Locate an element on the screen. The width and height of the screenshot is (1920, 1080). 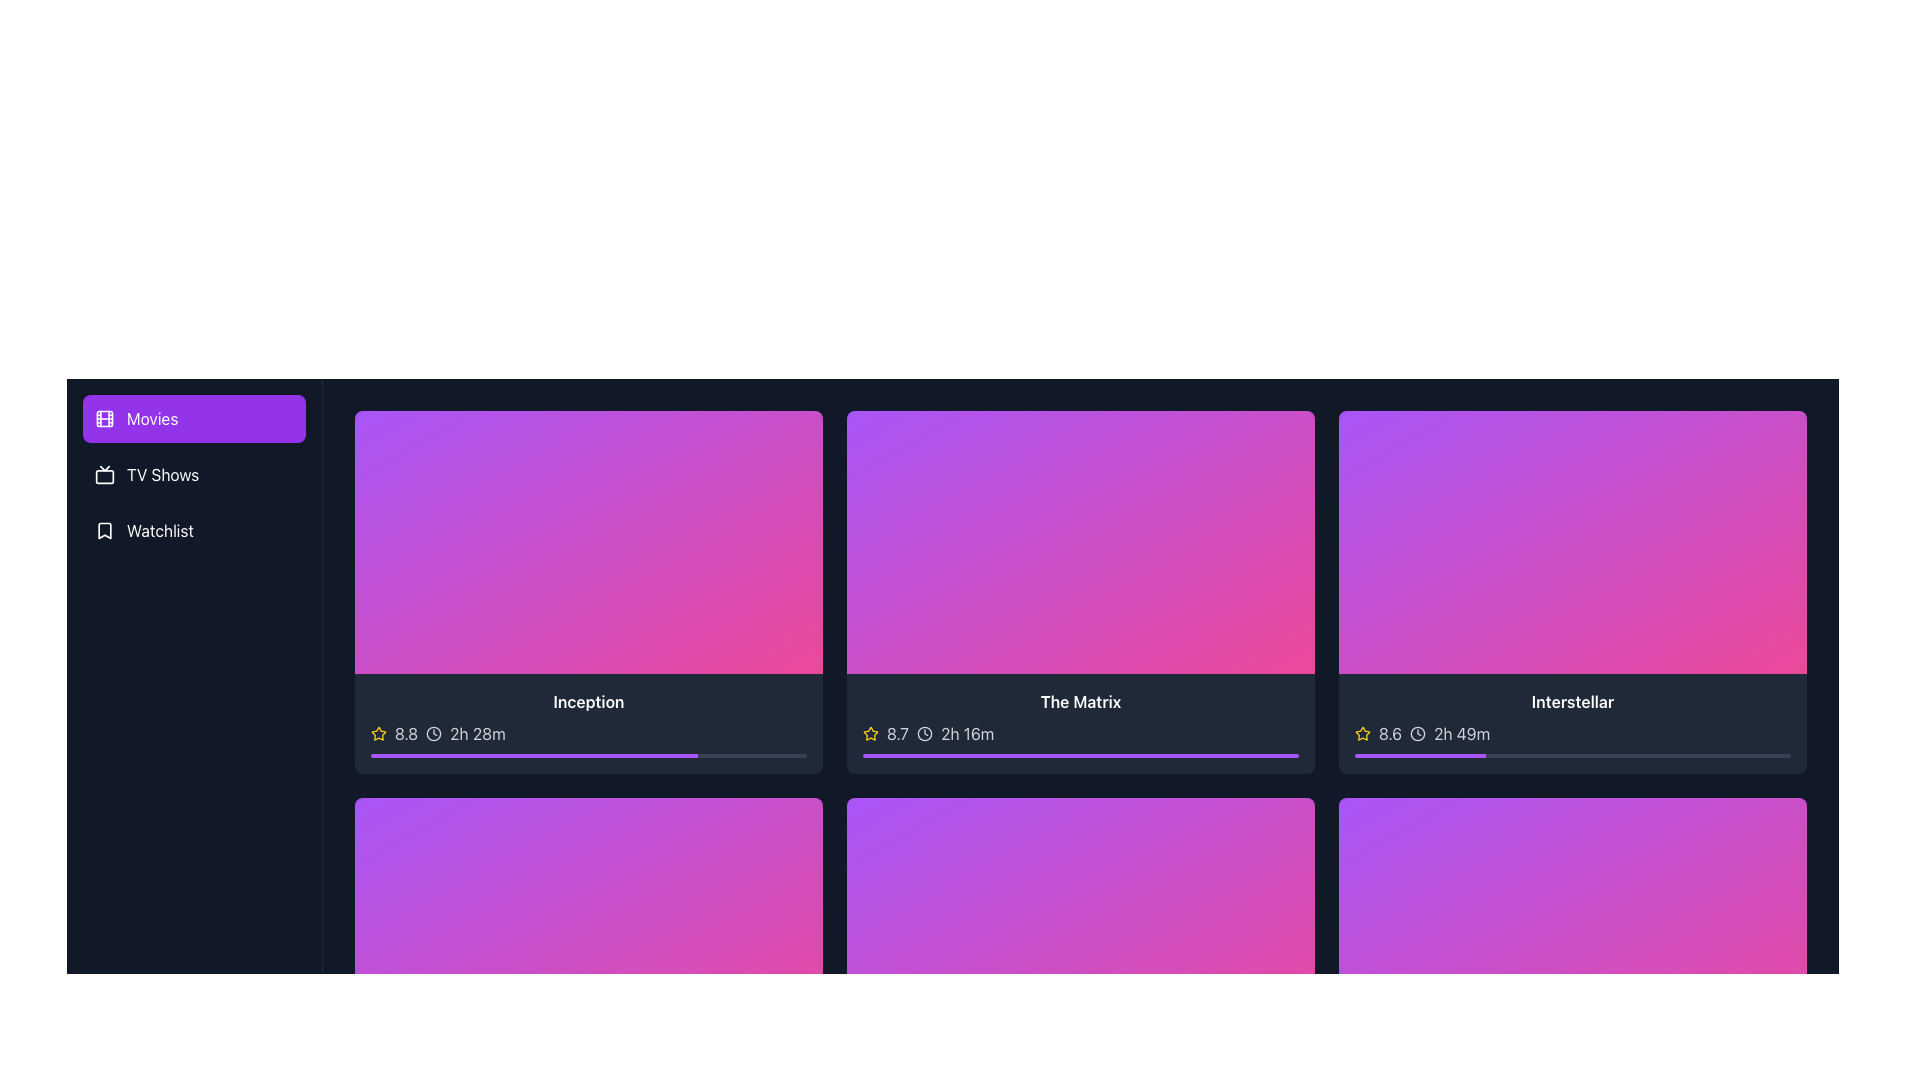
the text label that indicates the duration of the movie 'The Matrix', positioned to the right of the clock icon and left of the progress bar is located at coordinates (967, 734).